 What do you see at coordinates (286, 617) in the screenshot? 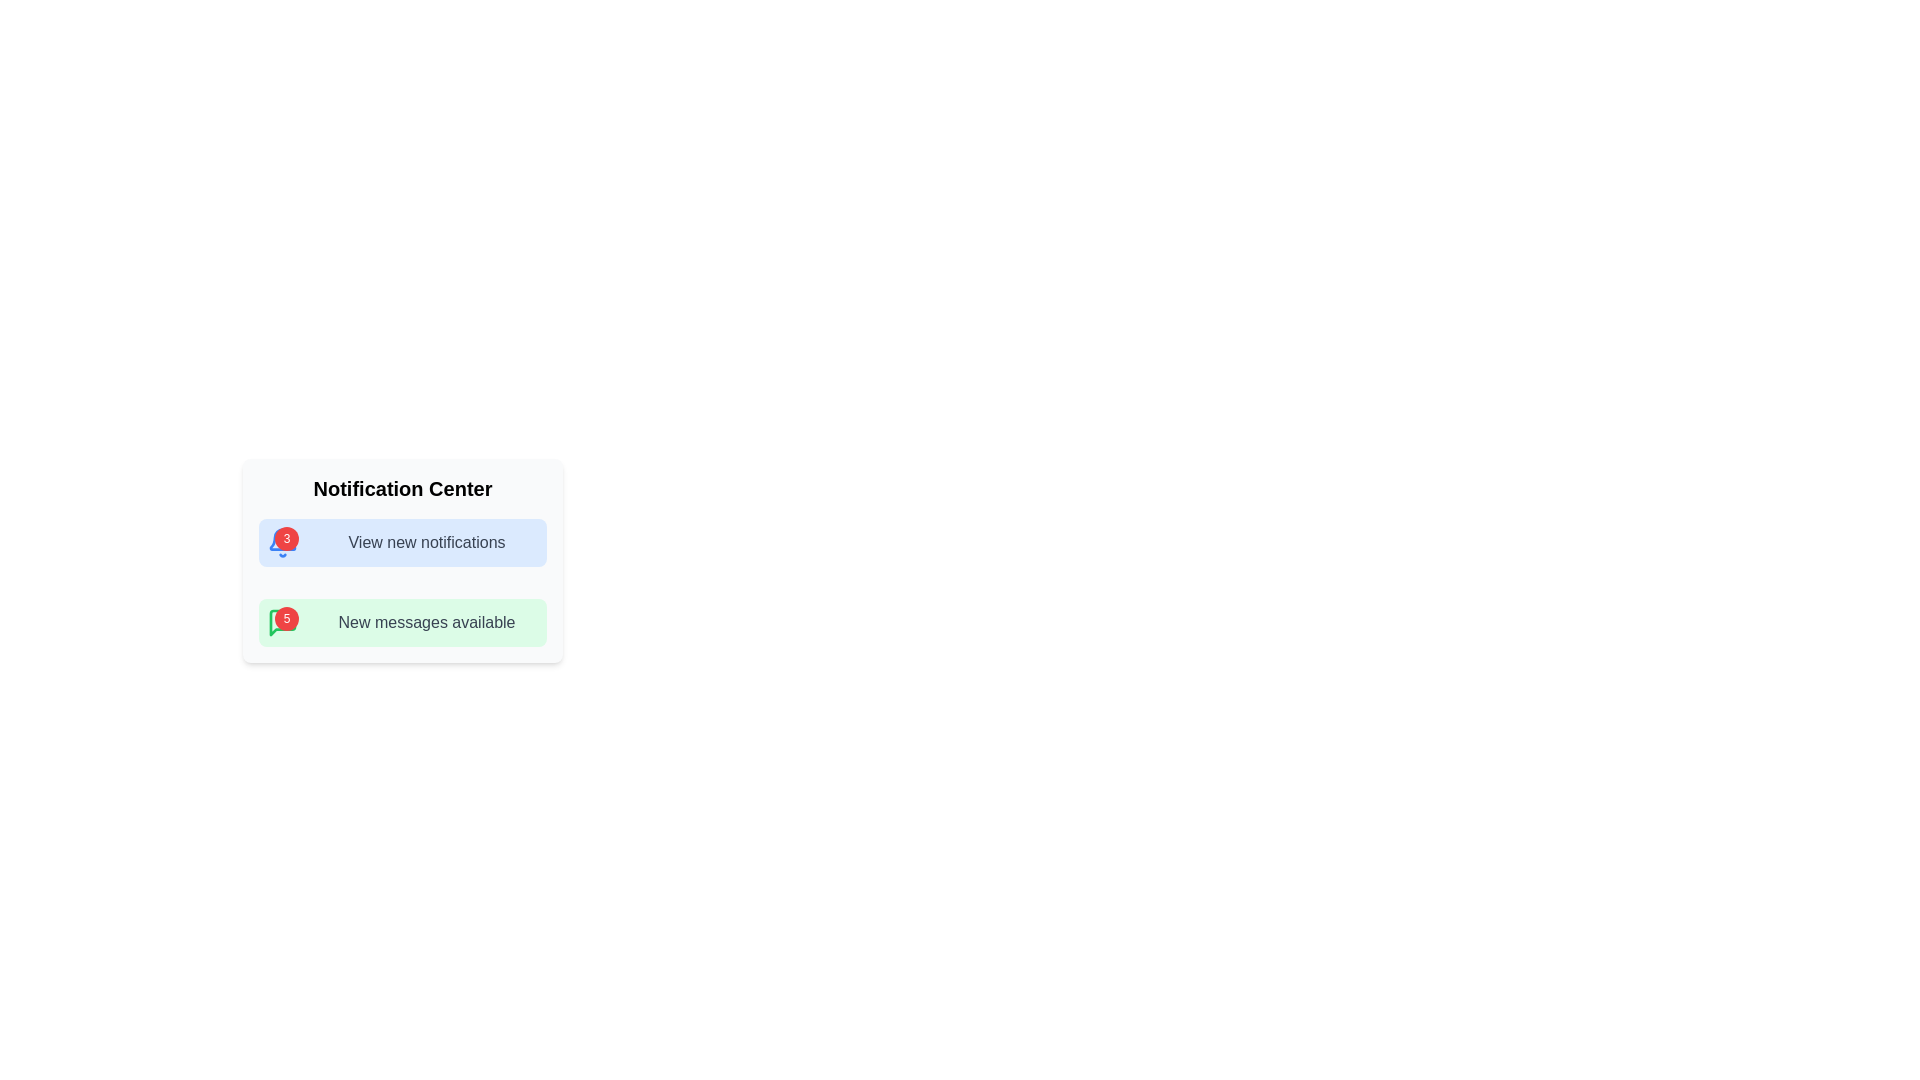
I see `the Notification Badge that indicates the number of new messages or notifications, positioned in the top-right corner relative to the green notification icon` at bounding box center [286, 617].